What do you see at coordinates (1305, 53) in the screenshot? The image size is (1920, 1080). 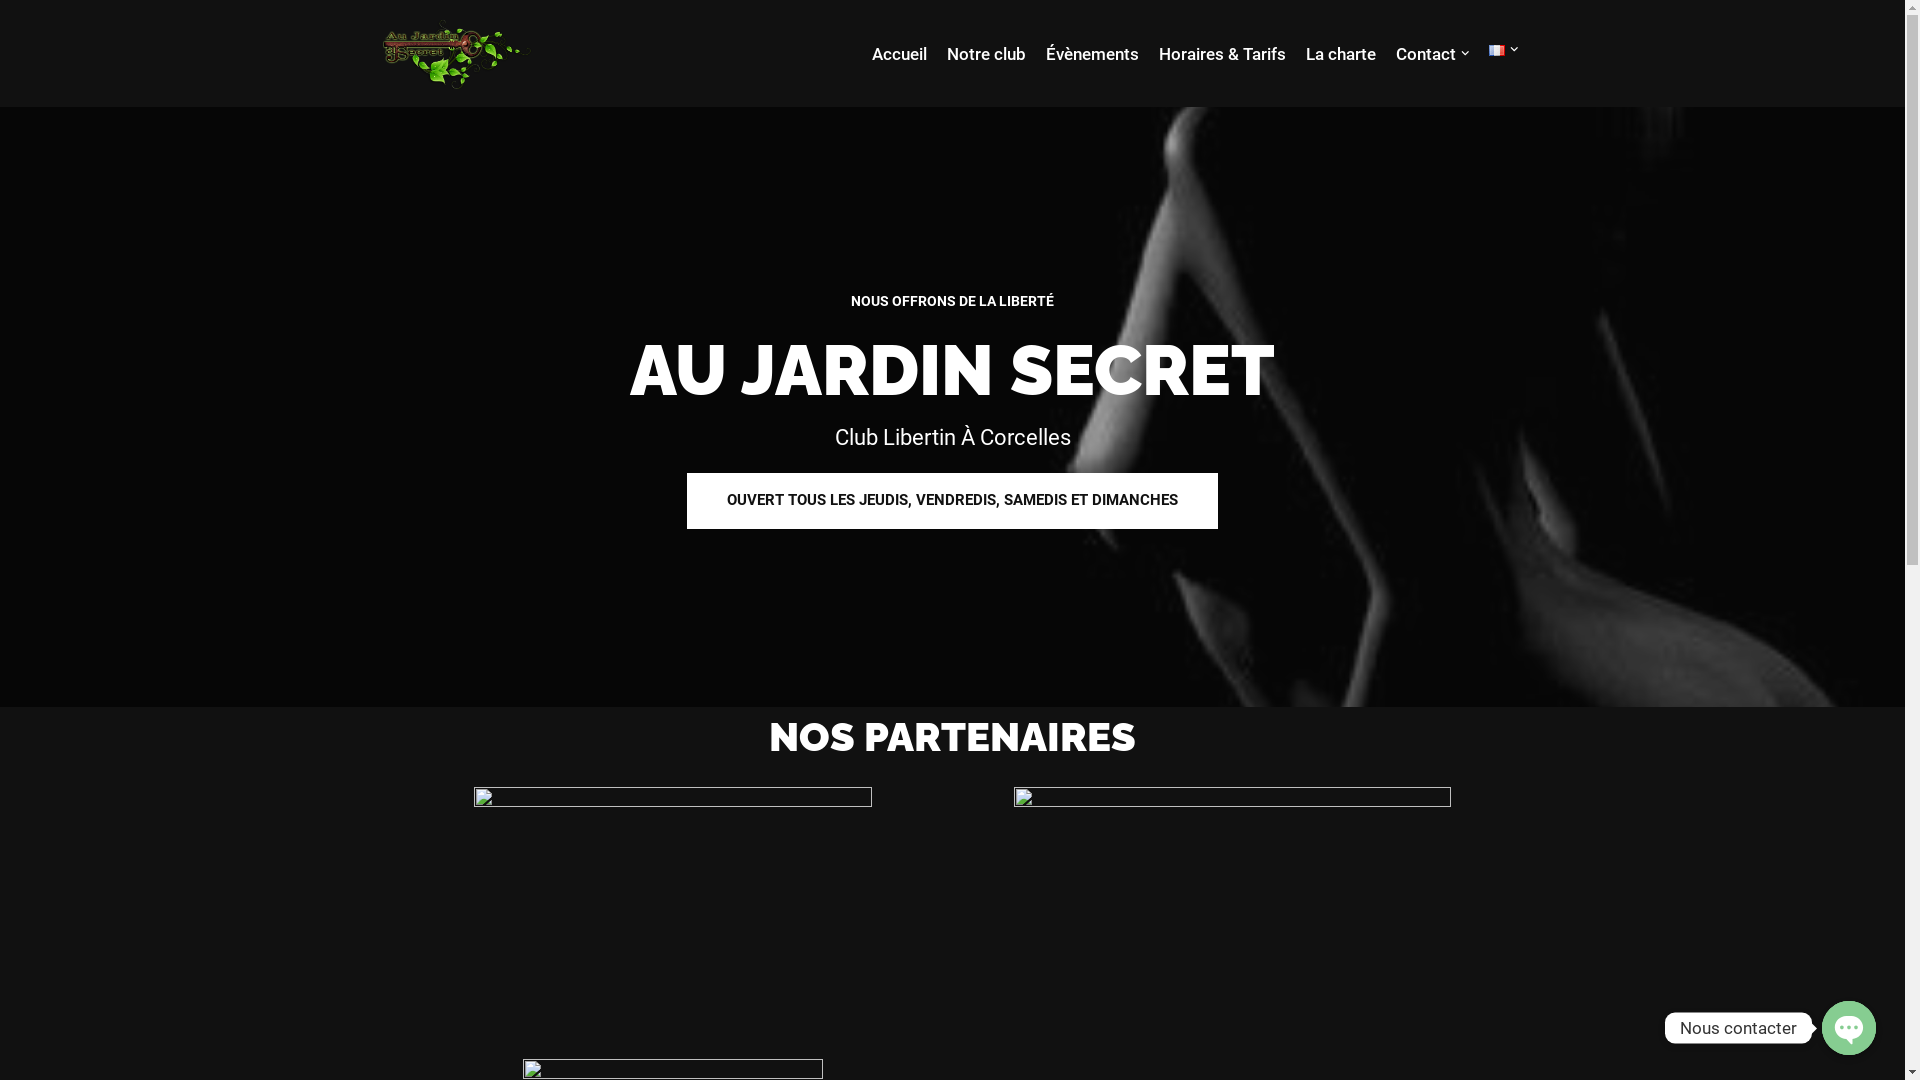 I see `'La charte'` at bounding box center [1305, 53].